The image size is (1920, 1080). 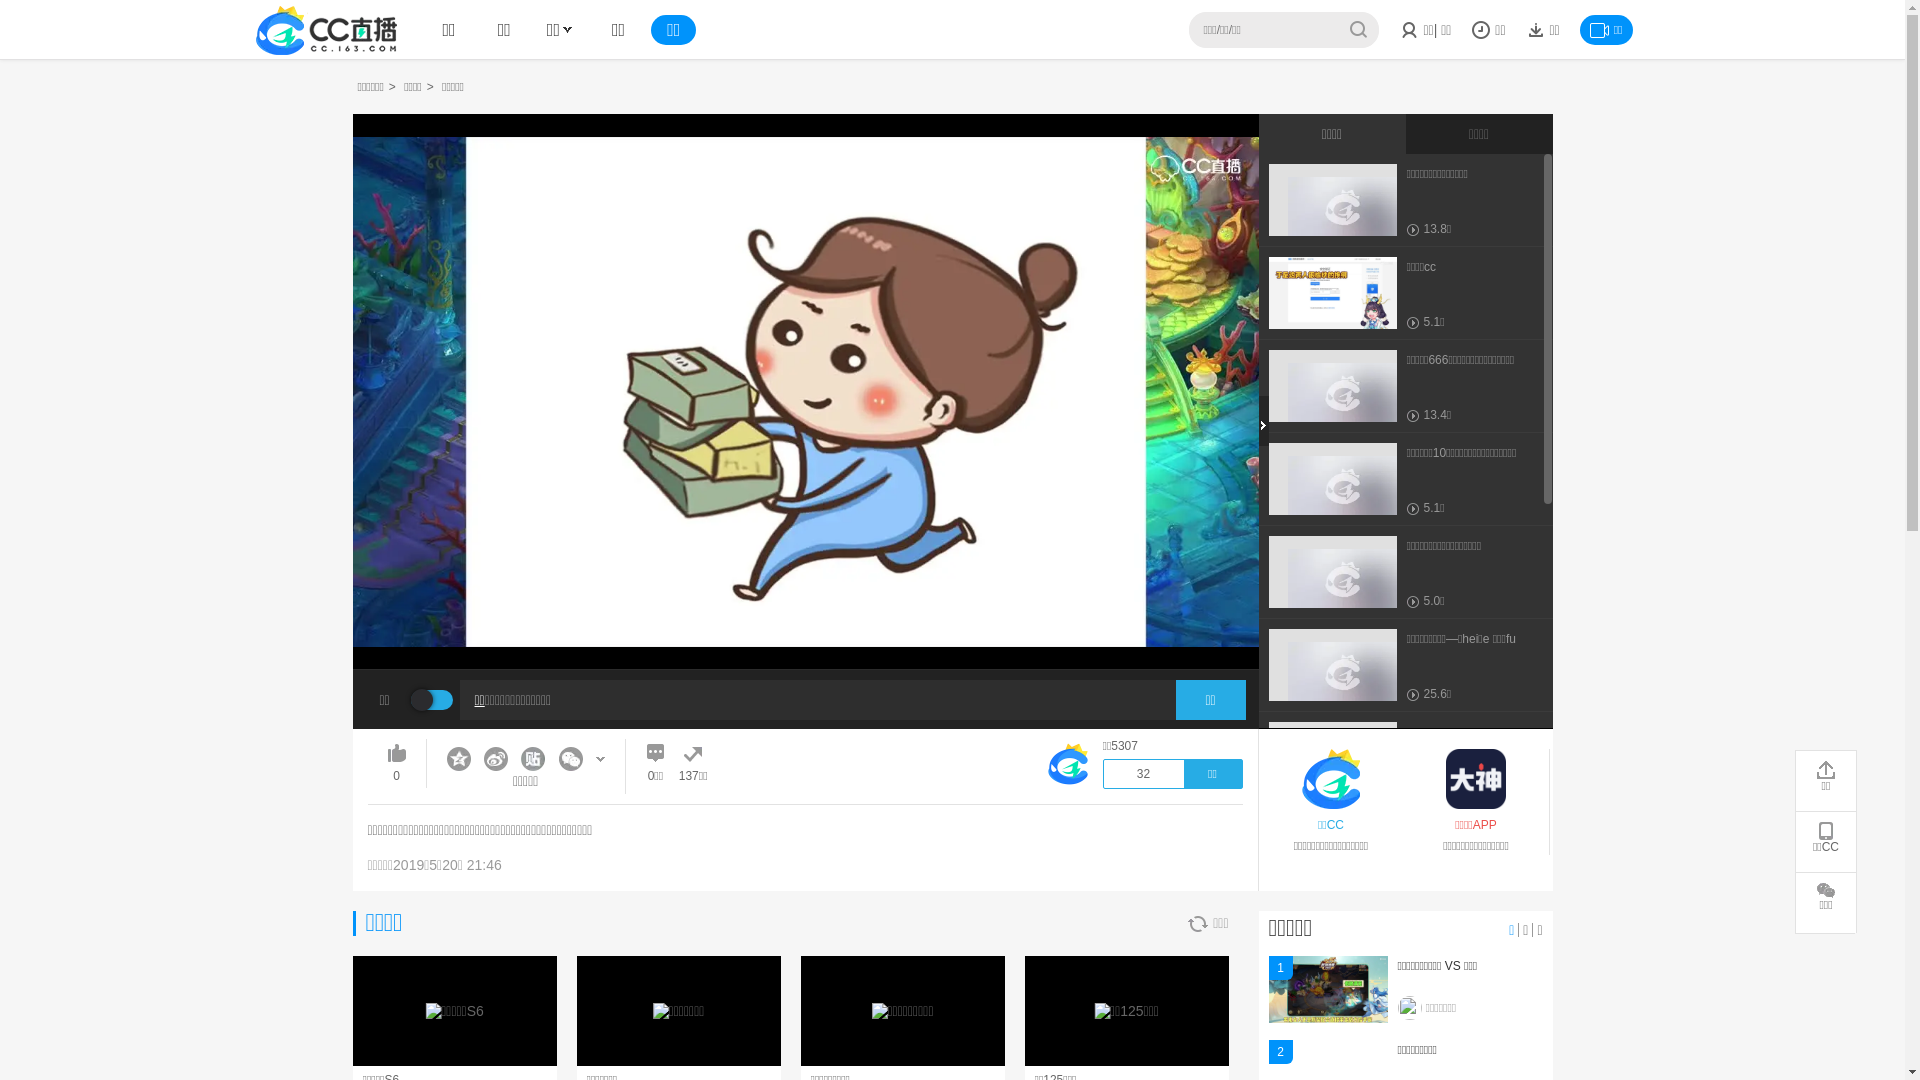 What do you see at coordinates (388, 763) in the screenshot?
I see `'0'` at bounding box center [388, 763].